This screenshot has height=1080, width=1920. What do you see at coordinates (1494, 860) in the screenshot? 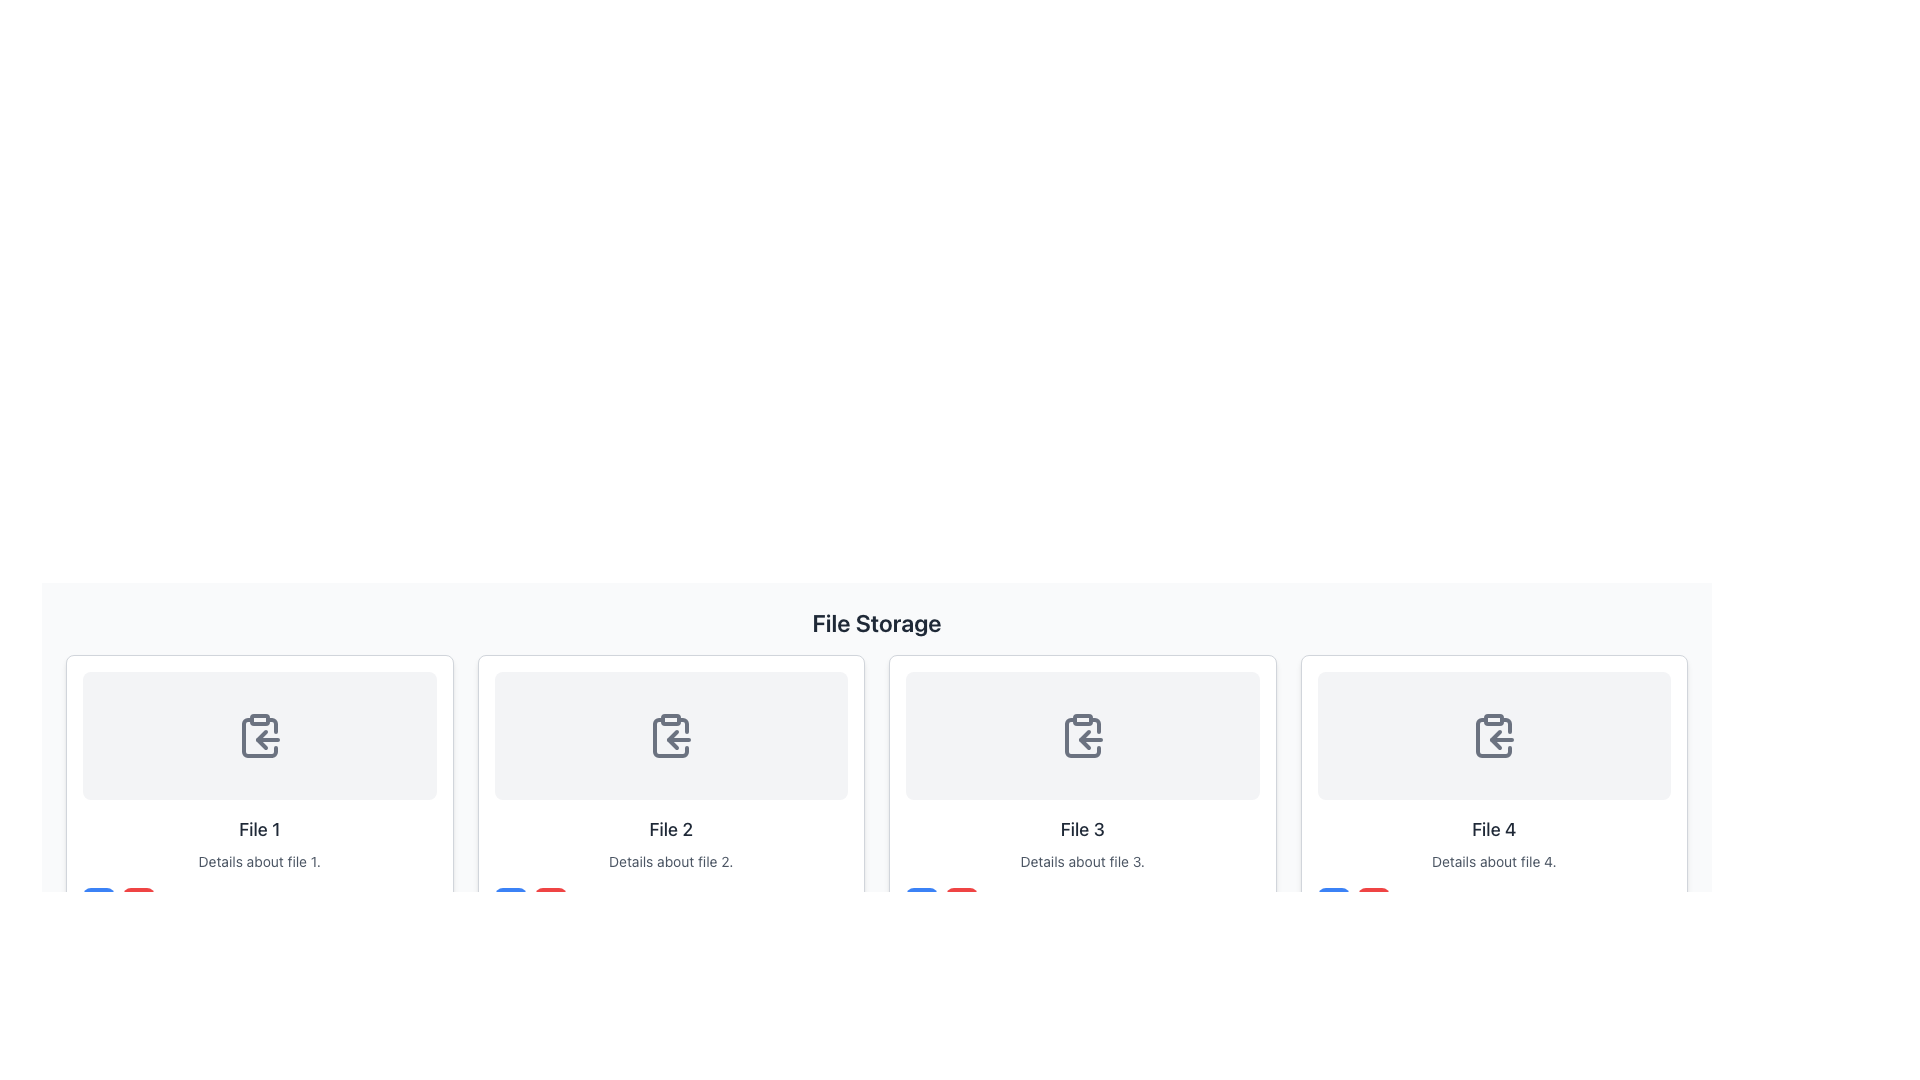
I see `the text label displaying 'Details about file 4.' located beneath the title 'File 4' in the fourth file card` at bounding box center [1494, 860].